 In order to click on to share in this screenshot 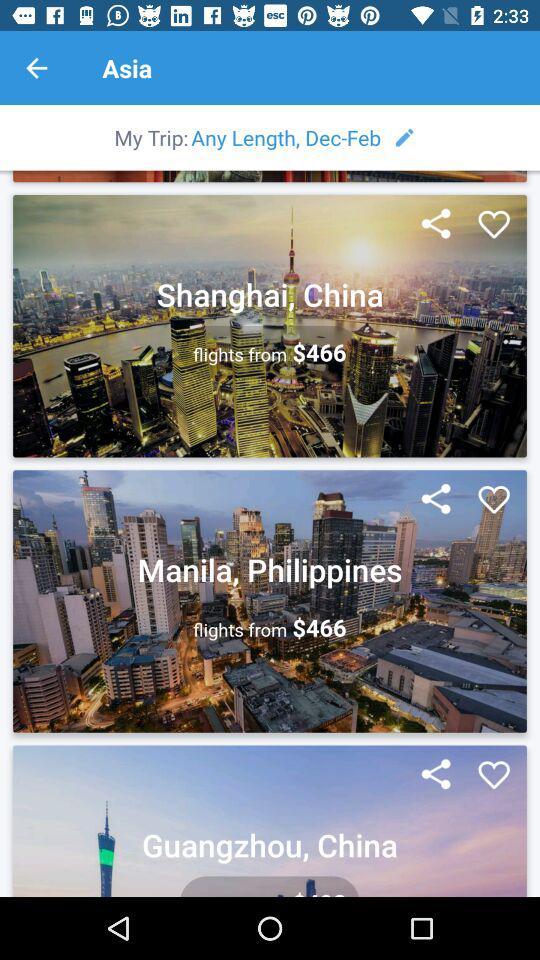, I will do `click(435, 499)`.